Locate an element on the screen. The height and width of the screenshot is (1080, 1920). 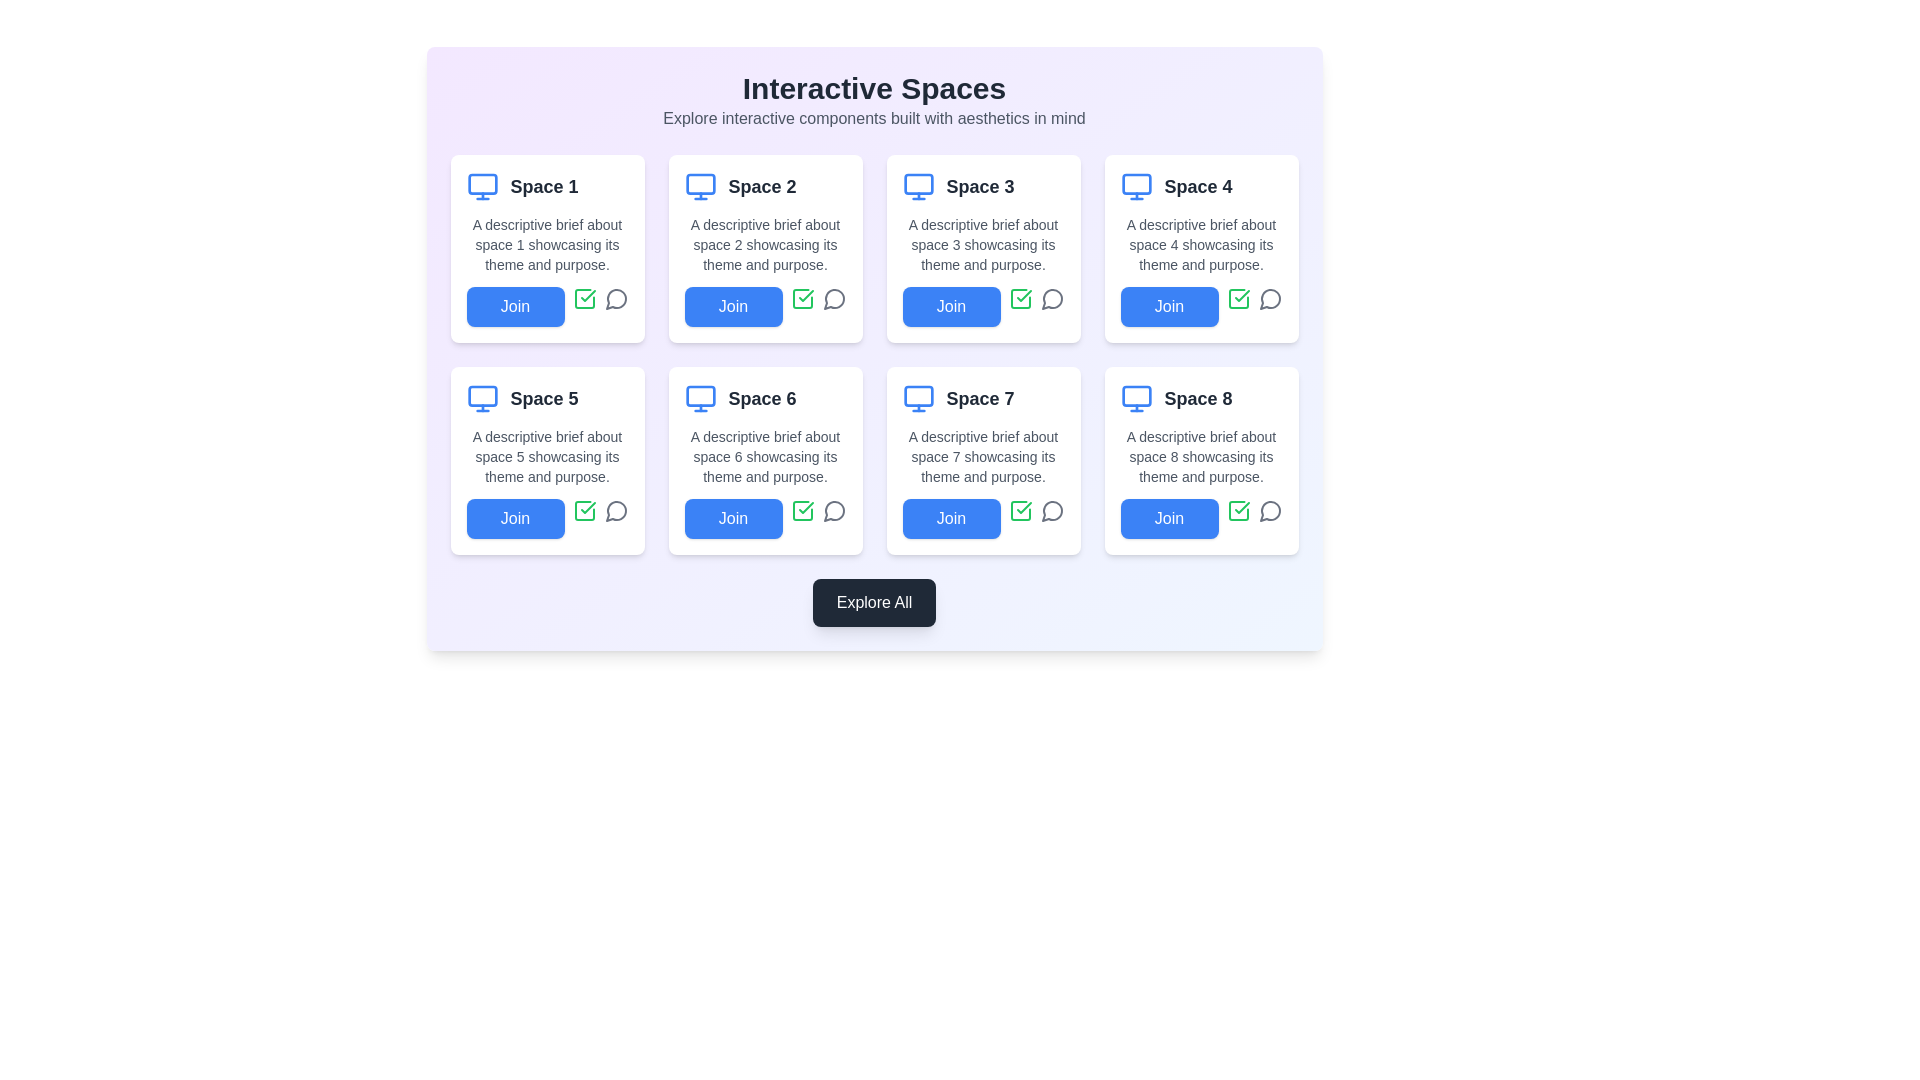
the square-shaped icon with a green checkmark located in the second column of the interactive card for 'Space 4', adjacent to the speech-bubble icon and aligned with the 'Join' button is located at coordinates (1237, 299).